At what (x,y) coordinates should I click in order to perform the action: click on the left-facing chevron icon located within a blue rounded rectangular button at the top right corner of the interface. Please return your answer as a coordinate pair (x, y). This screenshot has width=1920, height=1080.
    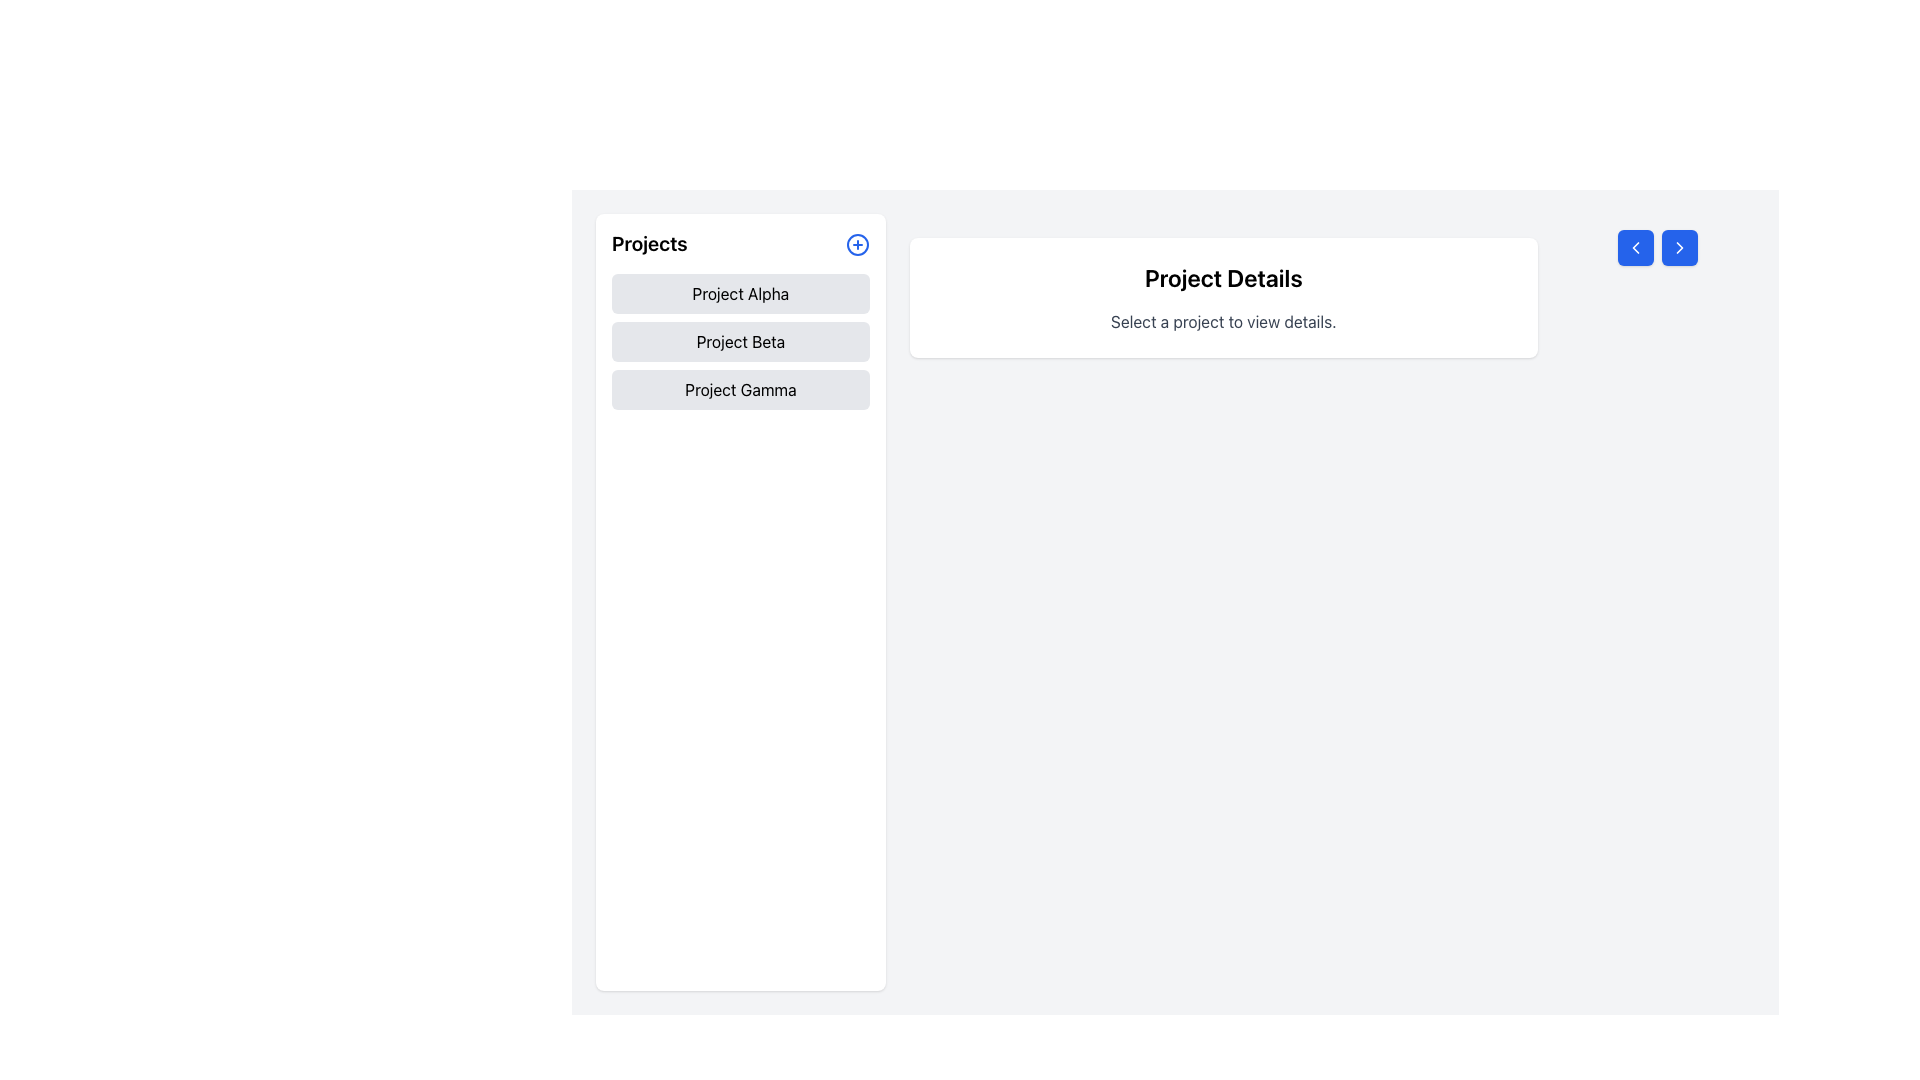
    Looking at the image, I should click on (1636, 246).